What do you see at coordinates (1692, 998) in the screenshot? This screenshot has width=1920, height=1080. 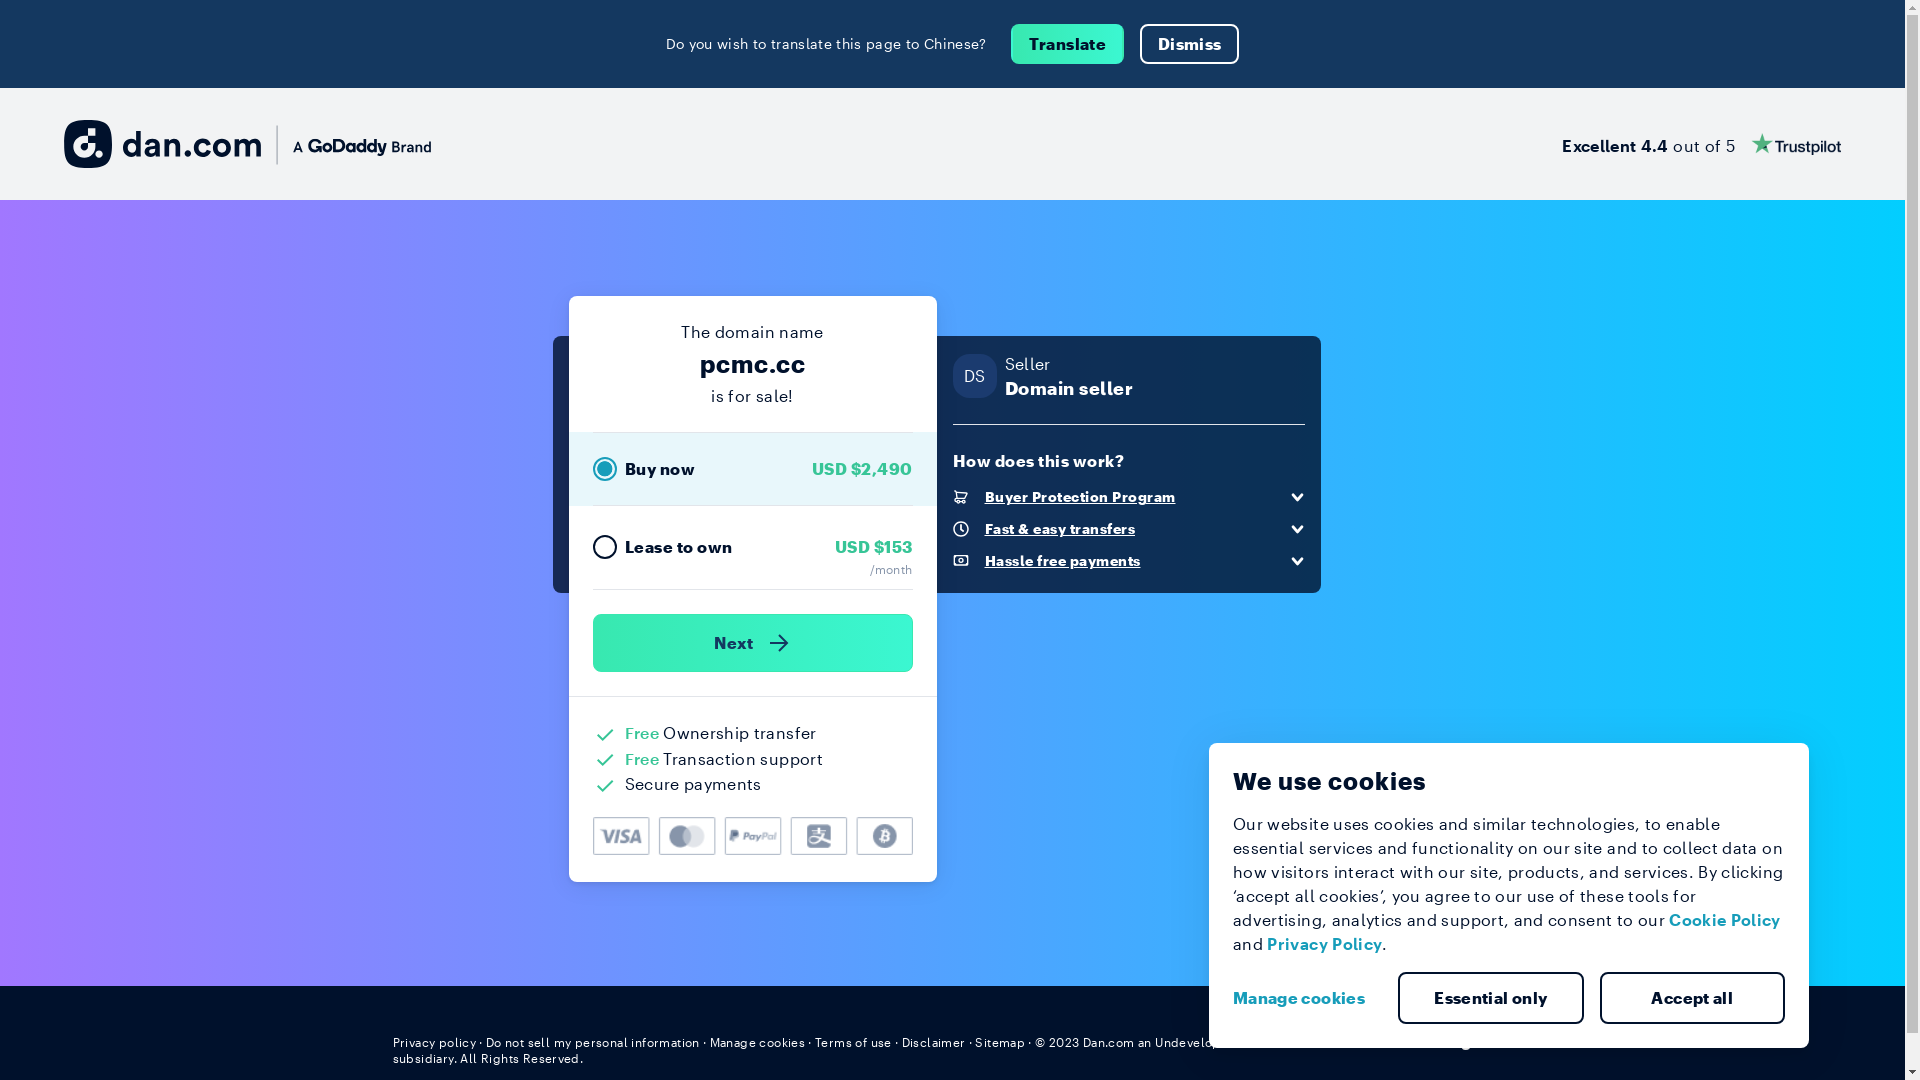 I see `'Accept all'` at bounding box center [1692, 998].